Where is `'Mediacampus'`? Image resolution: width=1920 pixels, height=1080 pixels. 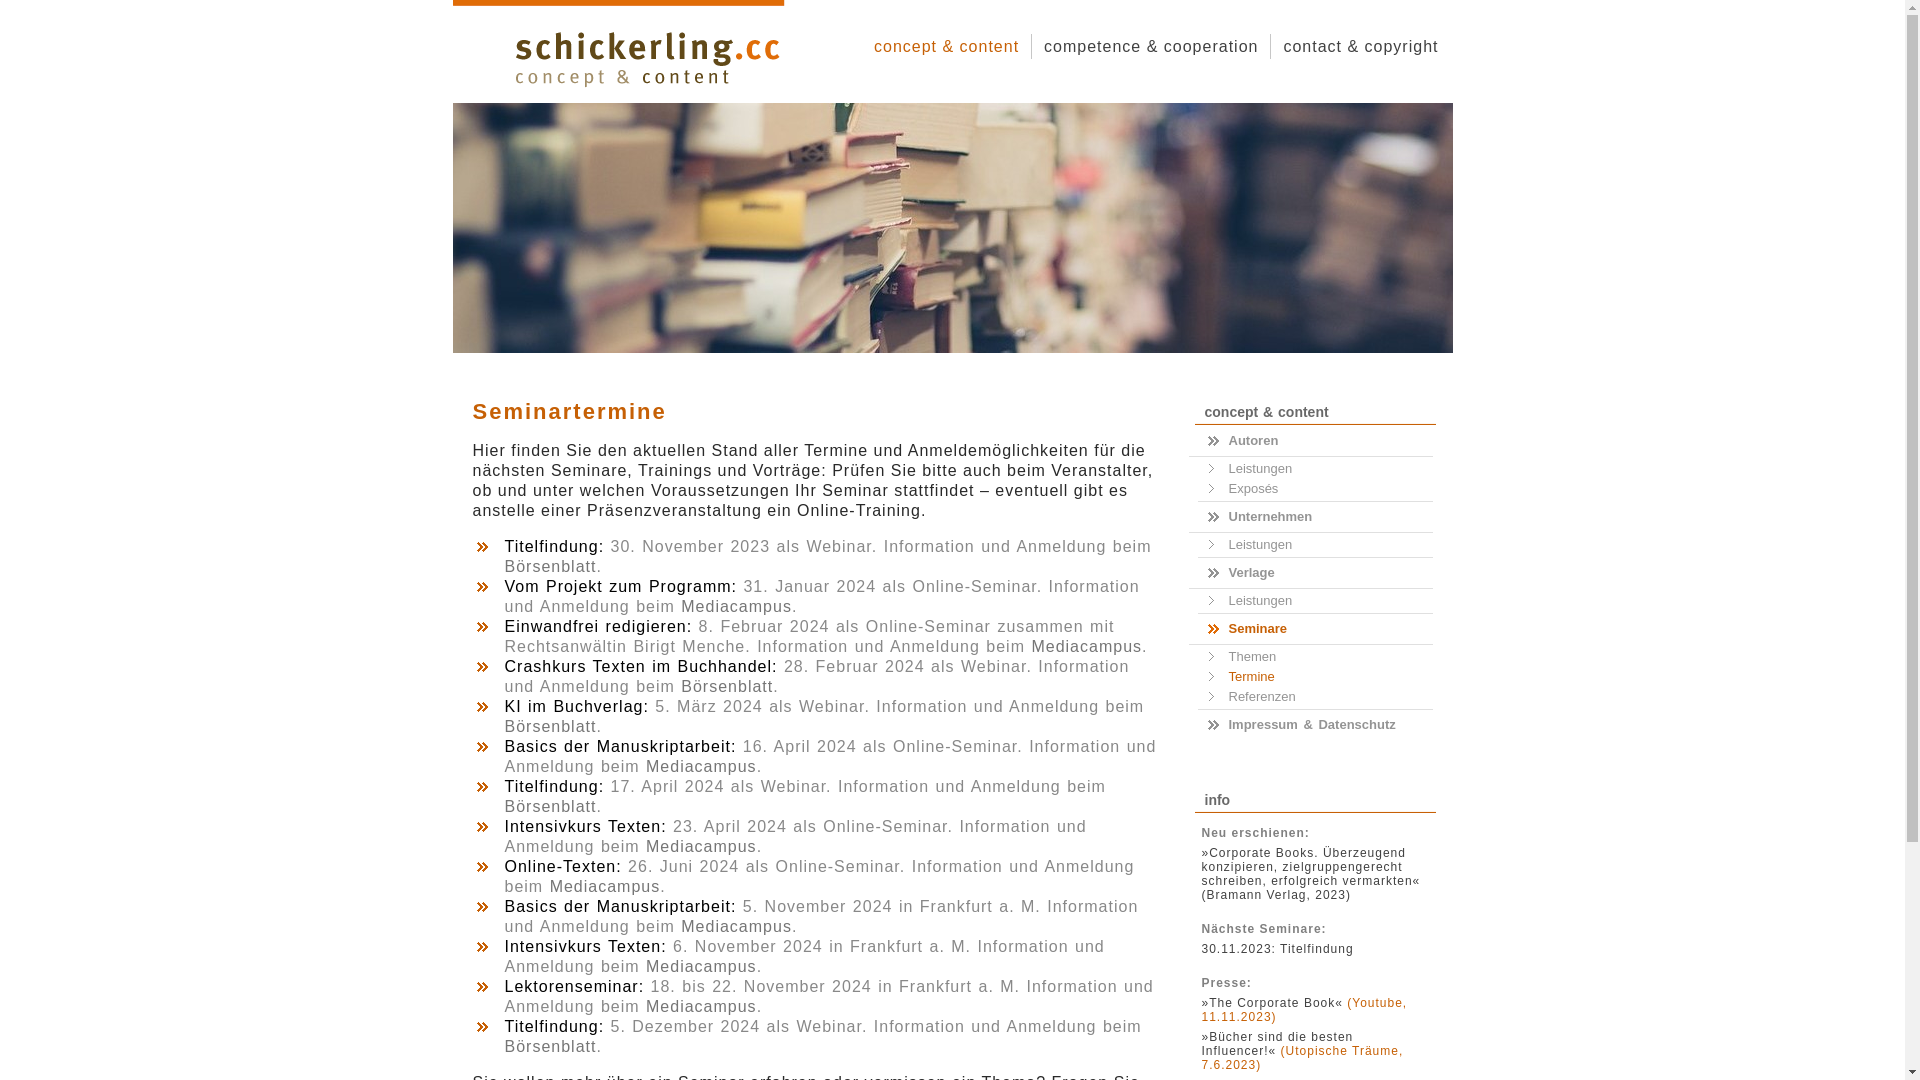 'Mediacampus' is located at coordinates (735, 605).